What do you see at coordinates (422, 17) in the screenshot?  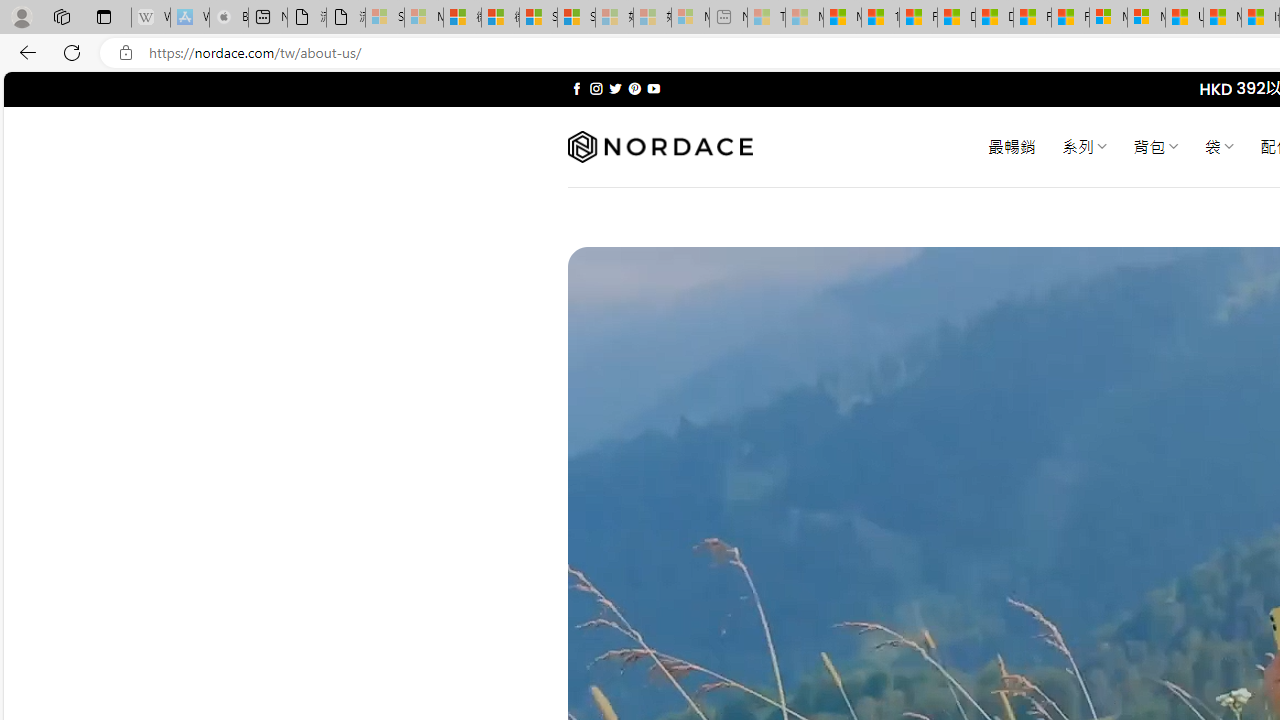 I see `'Microsoft Services Agreement - Sleeping'` at bounding box center [422, 17].